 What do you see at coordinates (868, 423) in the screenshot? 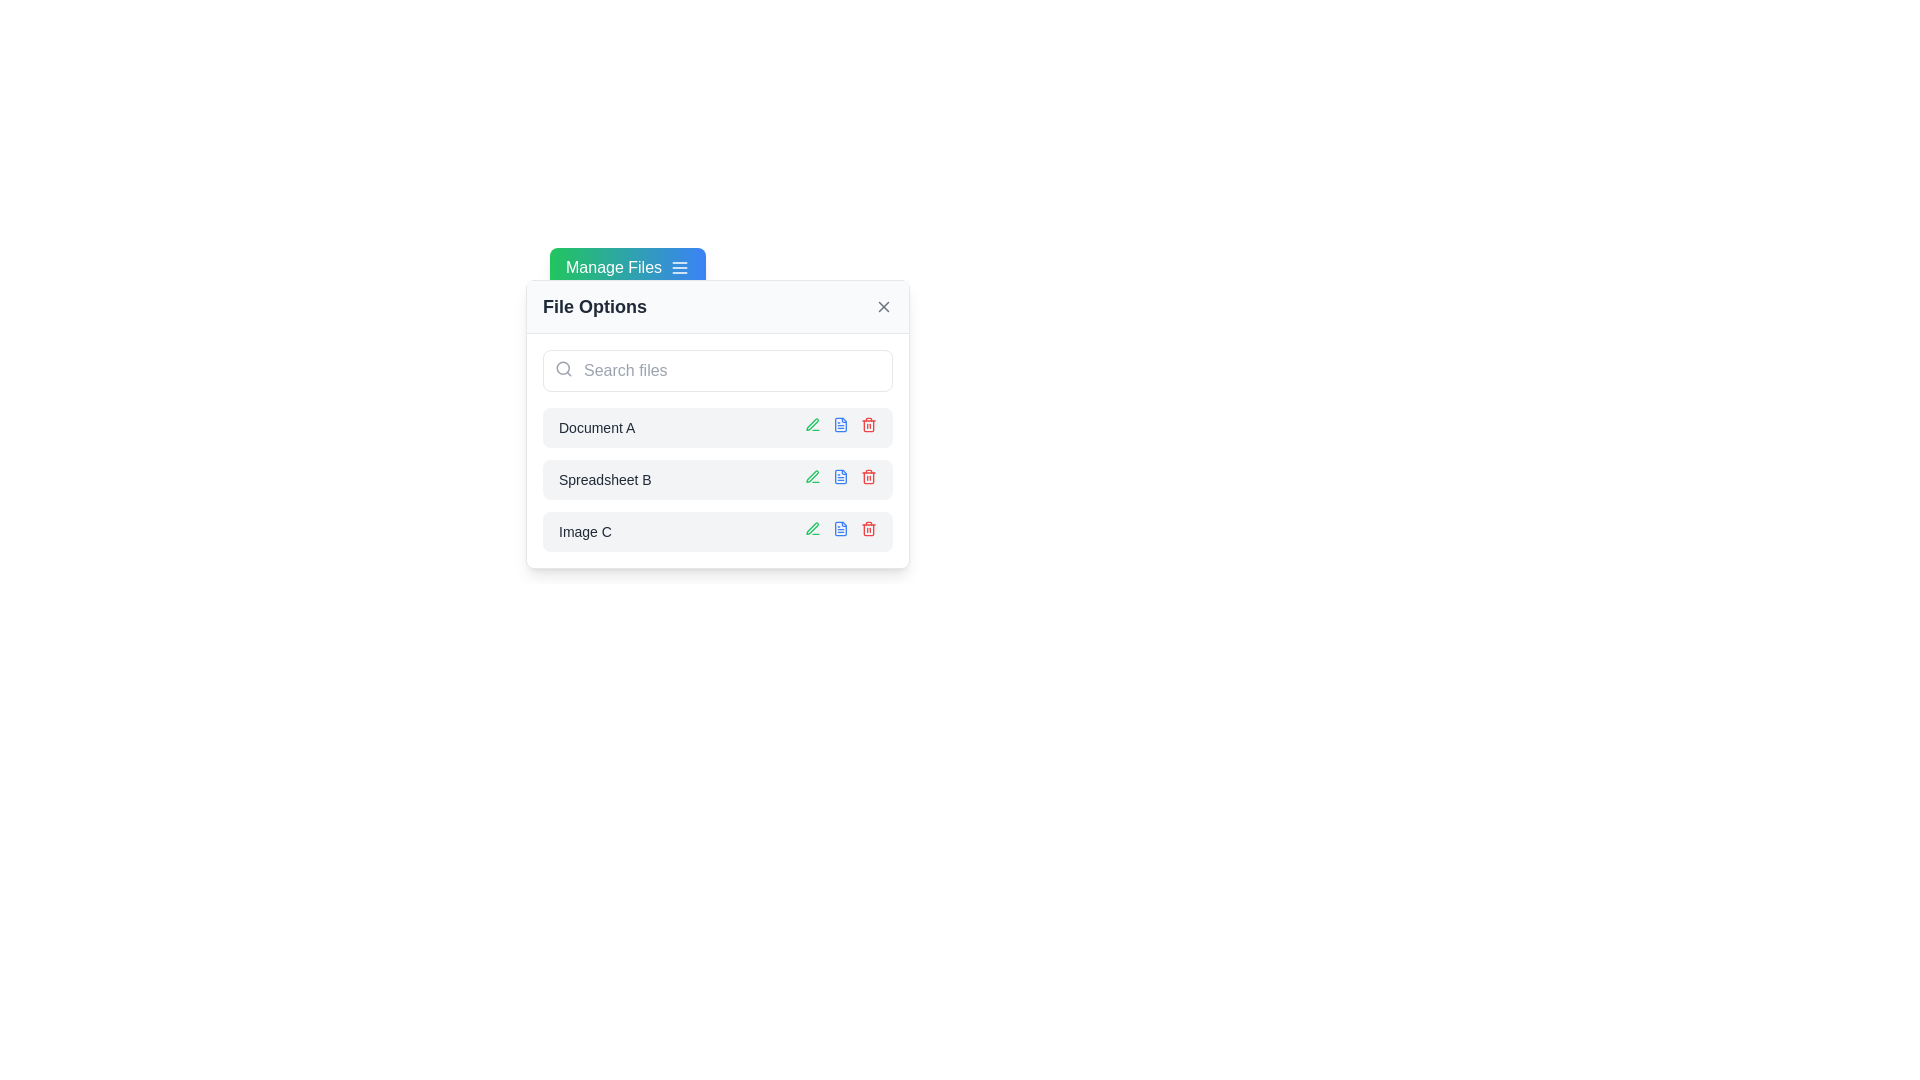
I see `the delete button, which is the third icon in the horizontal group of buttons to the right of the file in the 'File Options' list` at bounding box center [868, 423].